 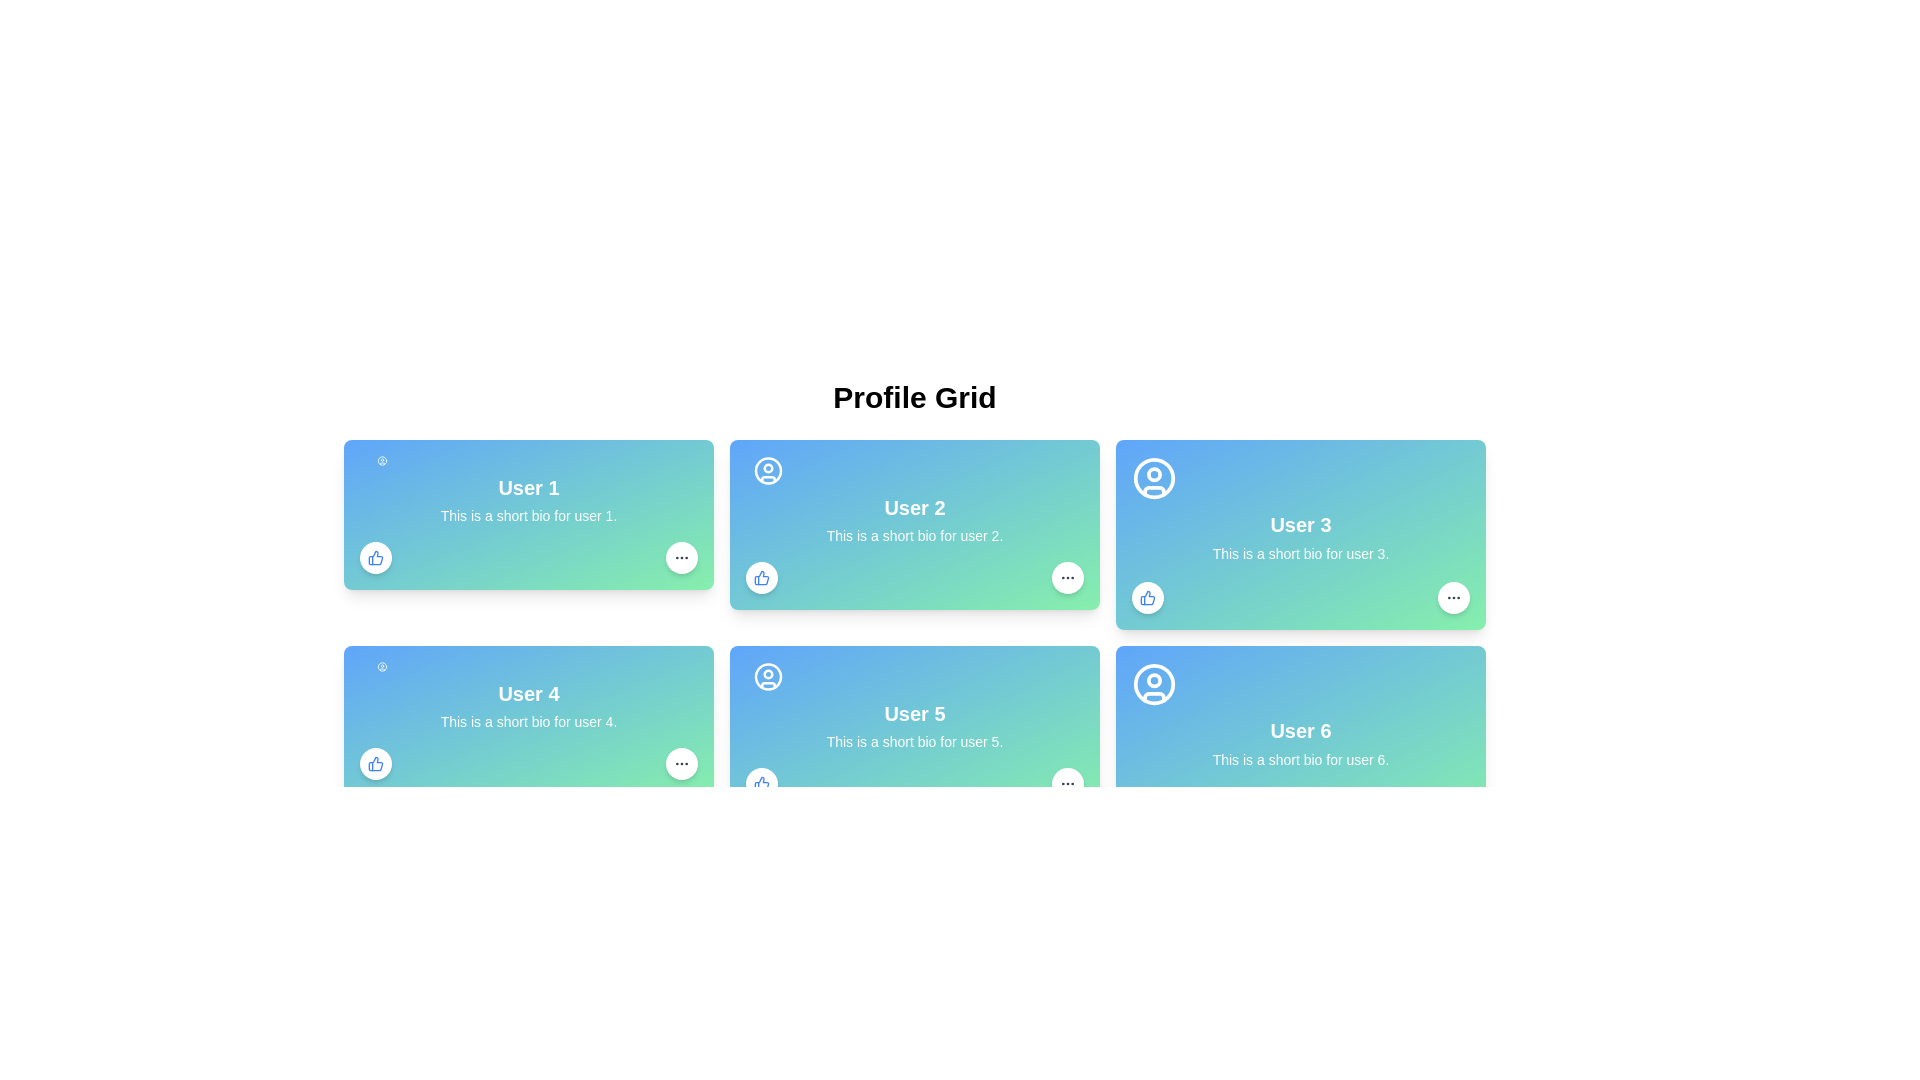 I want to click on the circular menu icon located at the bottom-right corner of the 'User 3' card, so click(x=1454, y=596).